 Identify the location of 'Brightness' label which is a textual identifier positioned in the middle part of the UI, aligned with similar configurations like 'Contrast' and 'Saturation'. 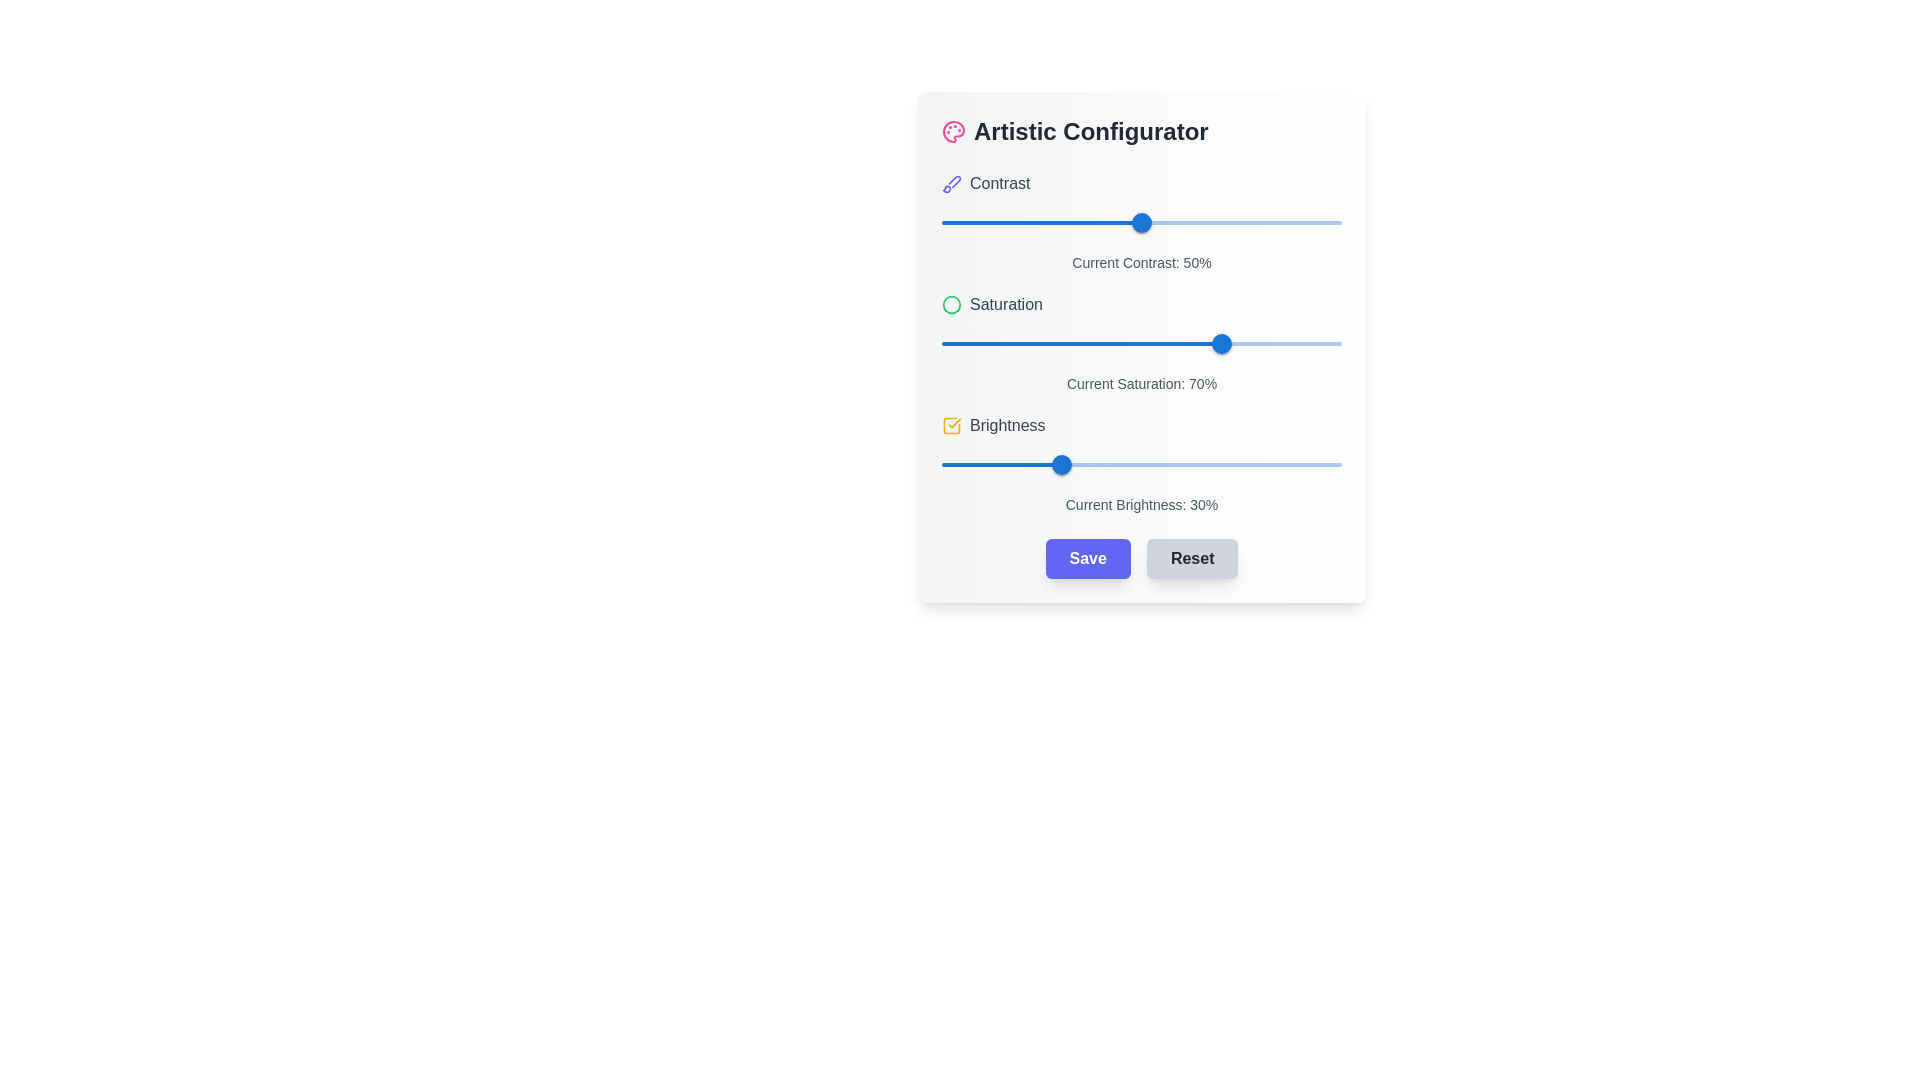
(1007, 424).